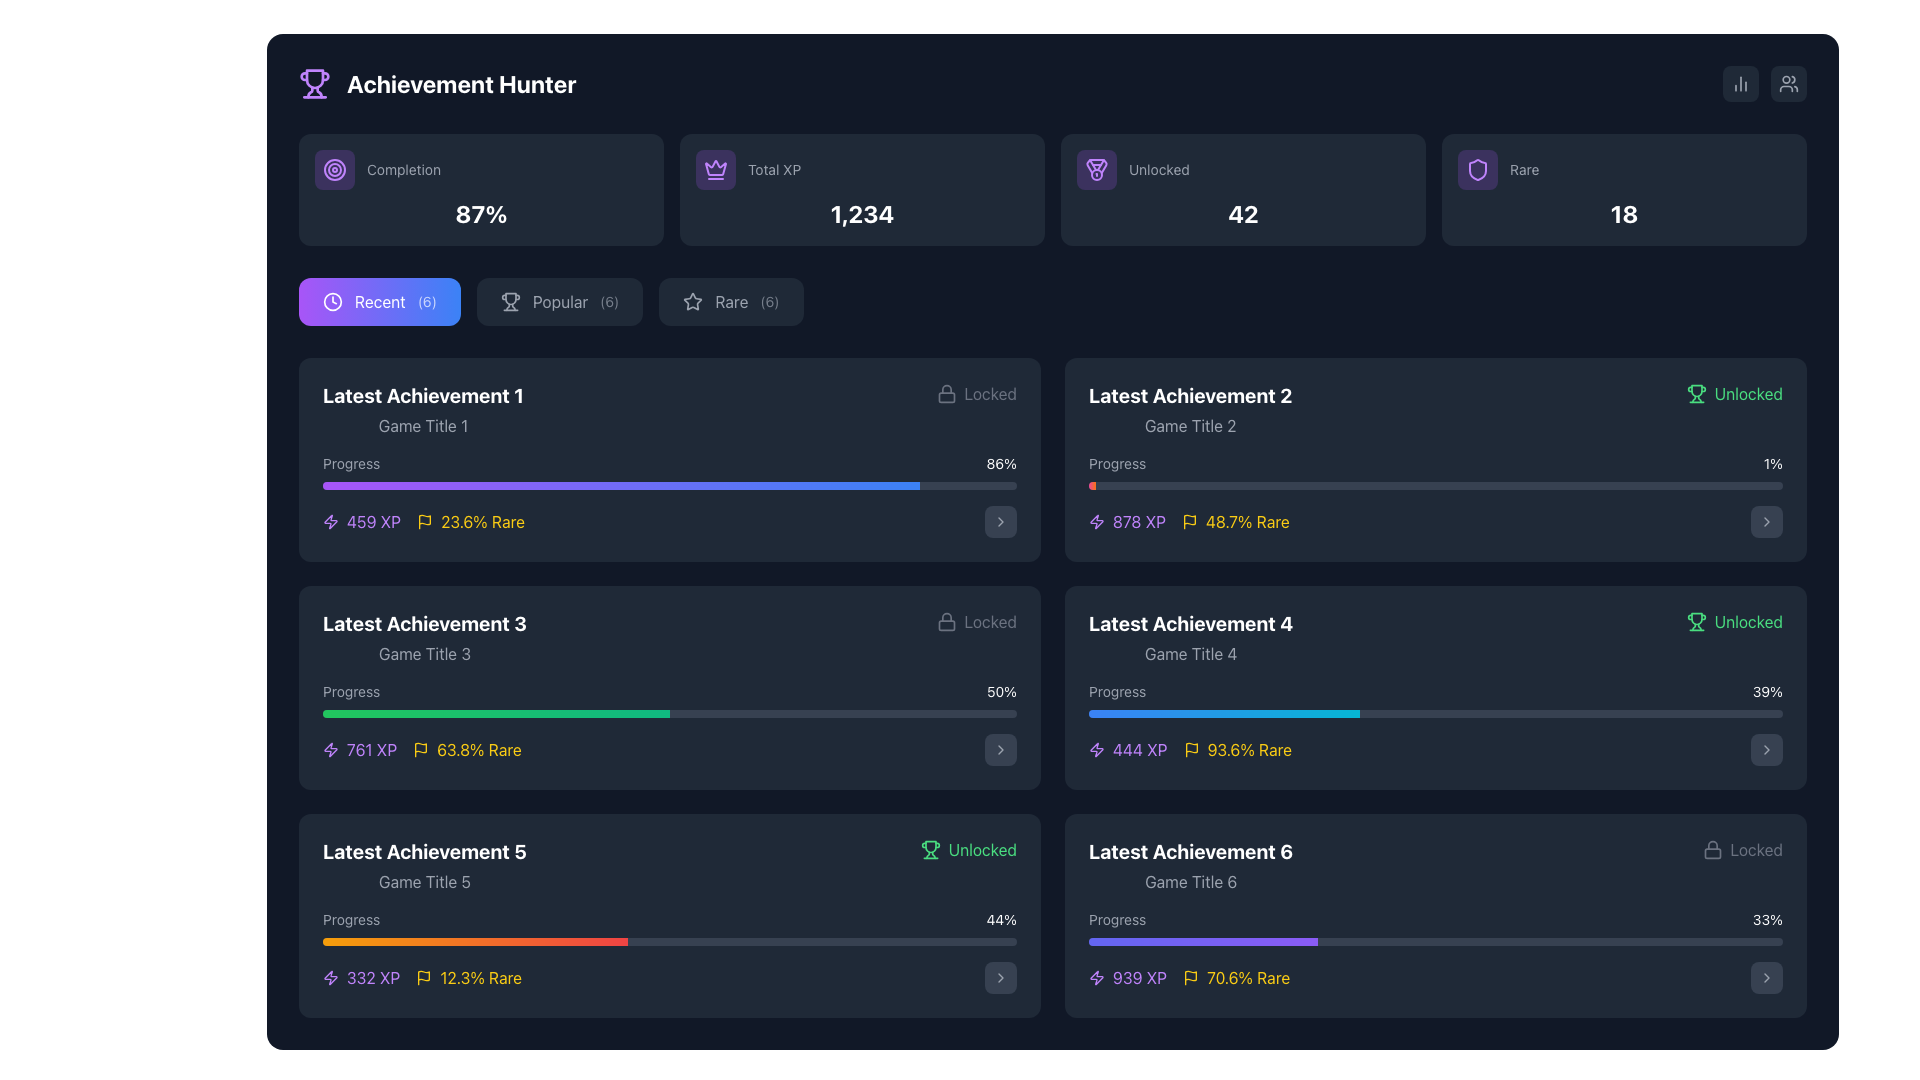 The image size is (1920, 1080). Describe the element at coordinates (1189, 977) in the screenshot. I see `the text displaying '939 XP' followed by '70.6% Rare', which is styled in purple and yellow respectively, located in the lower-right section of the 'Latest Achievement 6' card` at that location.